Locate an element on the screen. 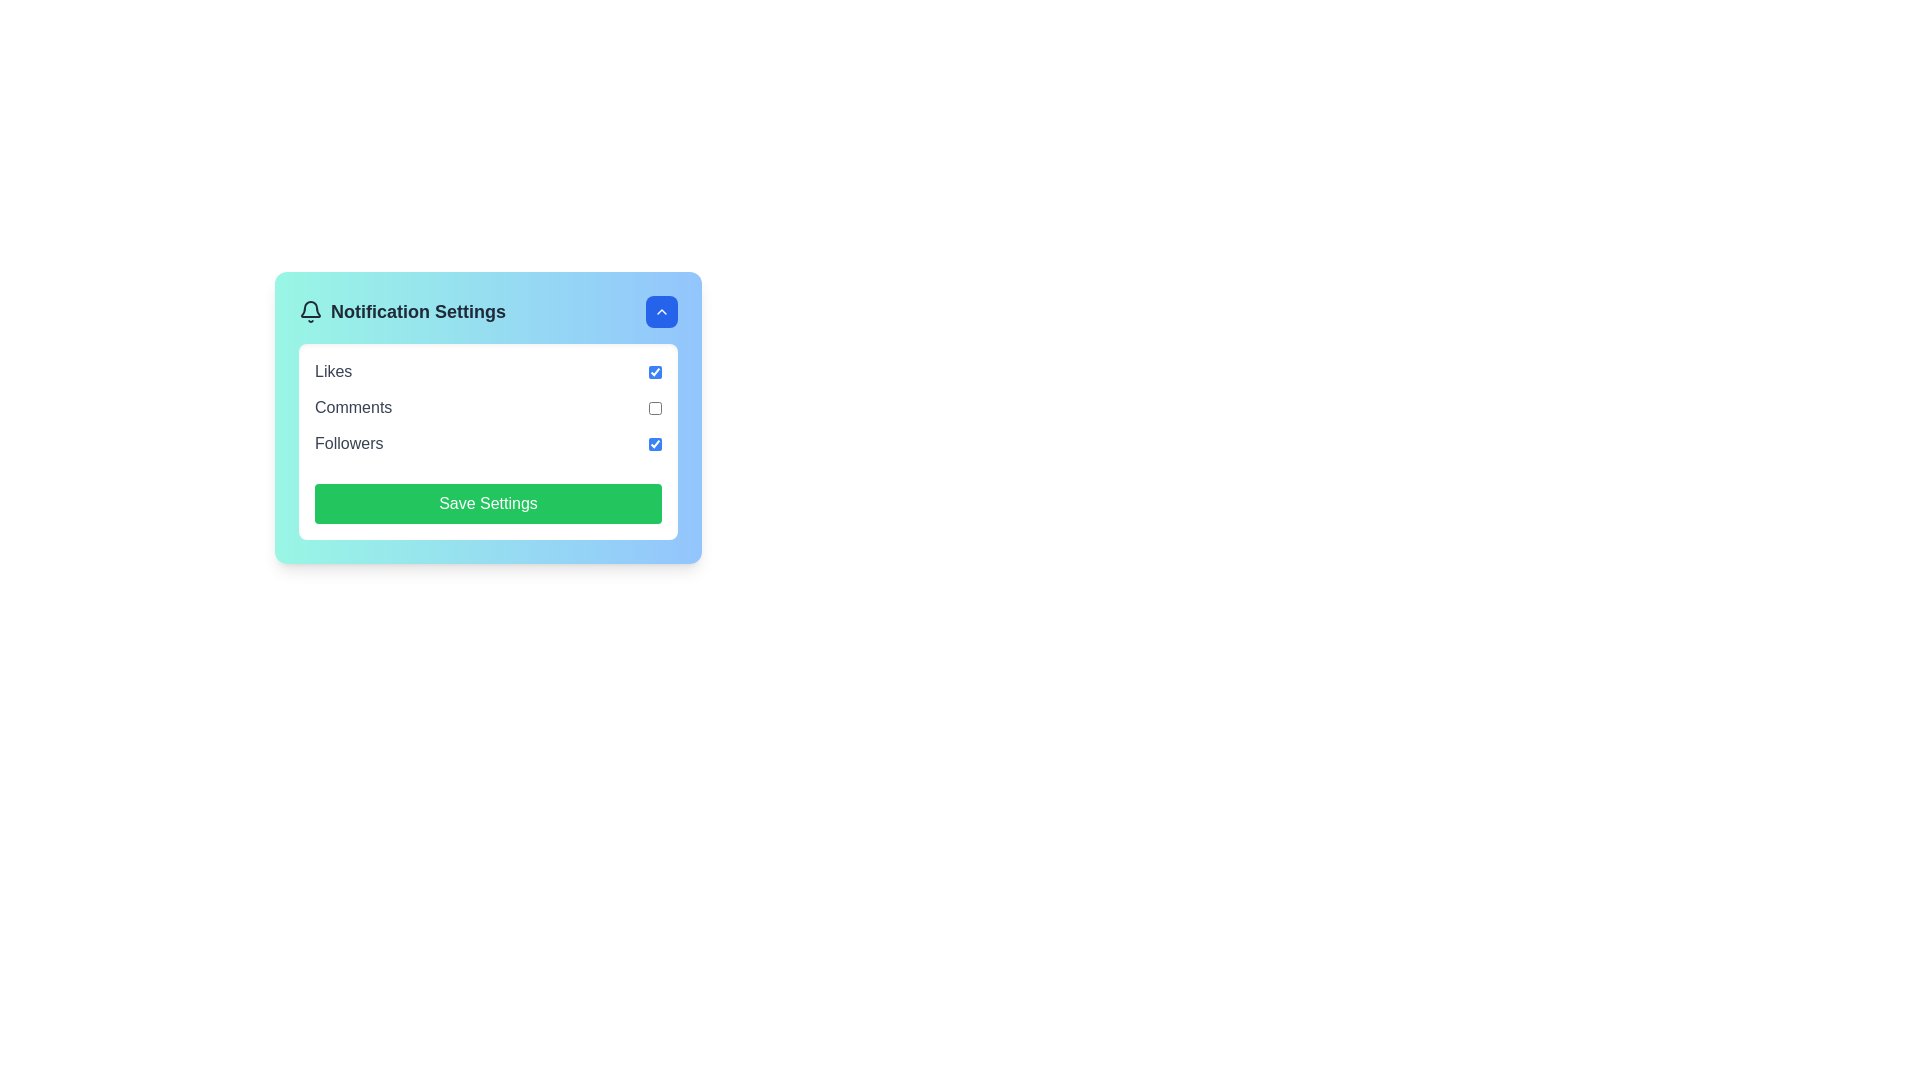 Image resolution: width=1920 pixels, height=1080 pixels. the checkbox is located at coordinates (655, 407).